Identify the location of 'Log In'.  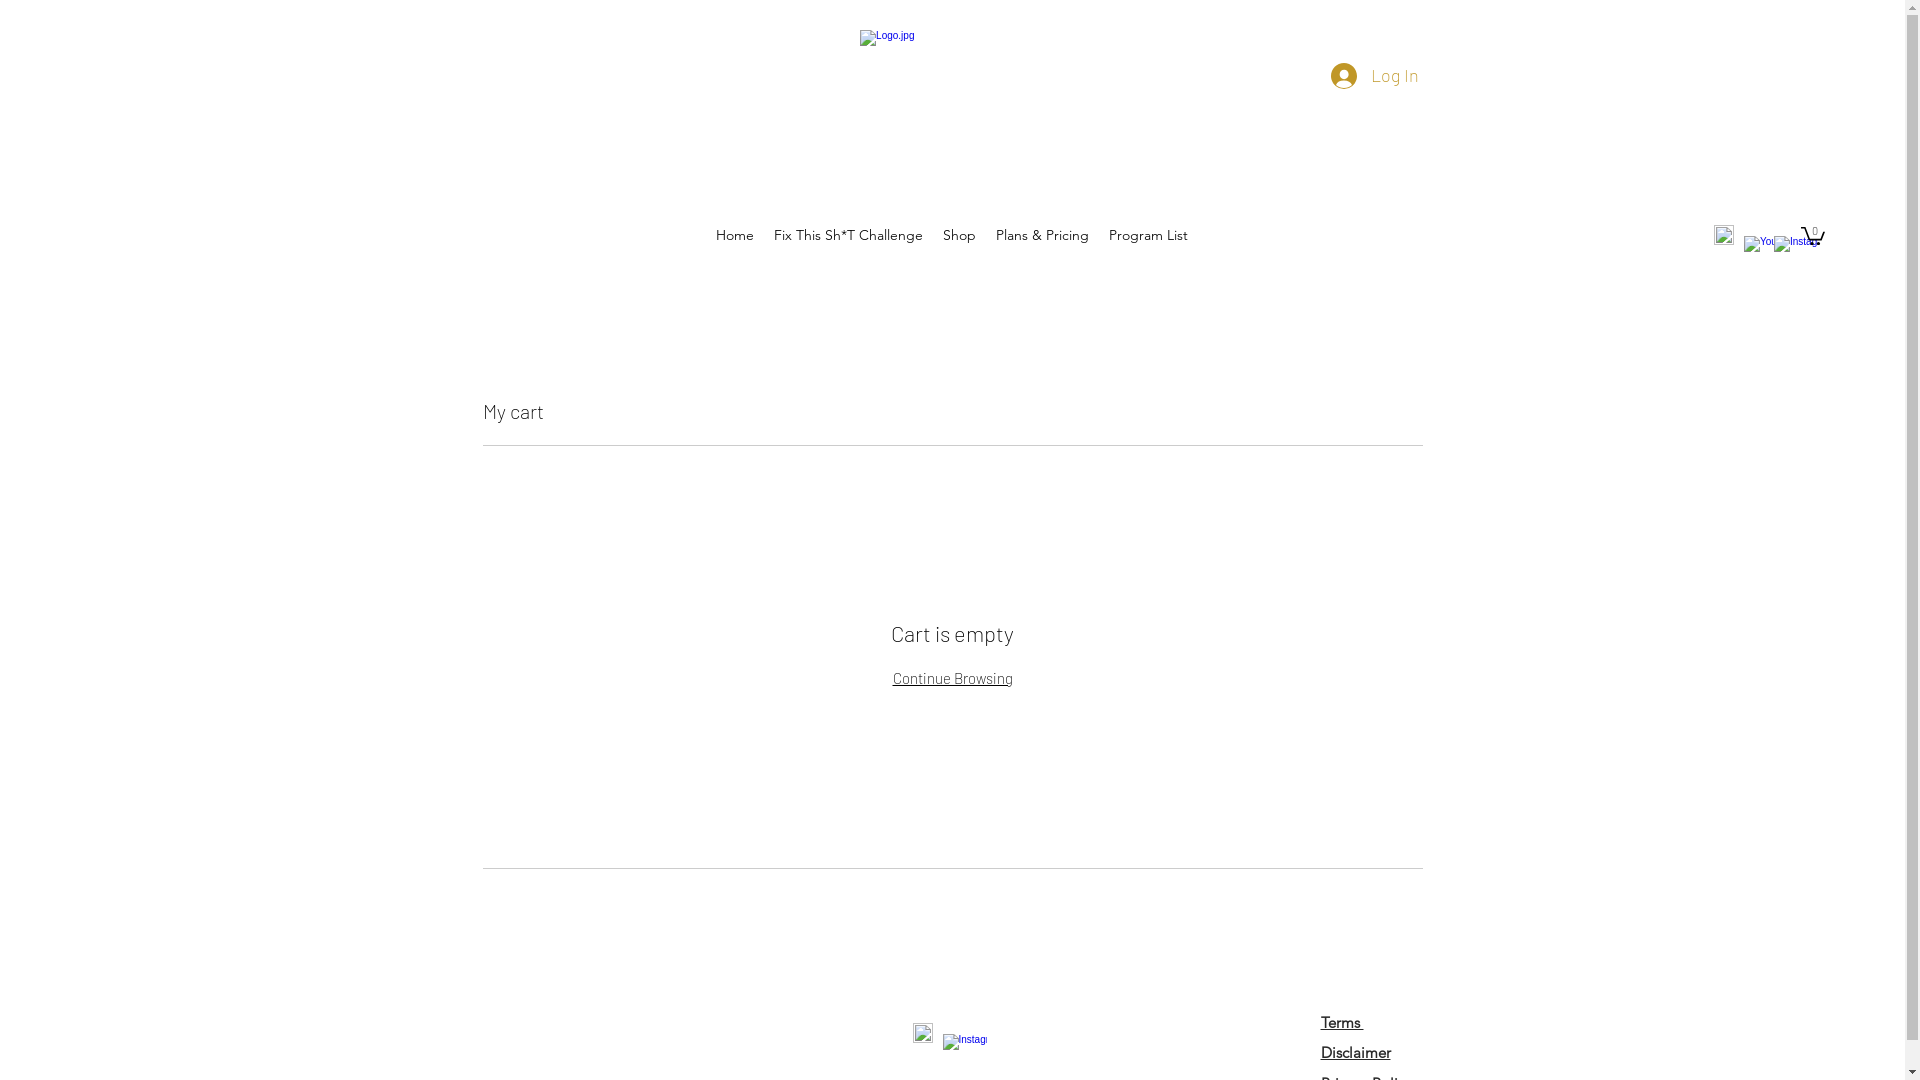
(1315, 75).